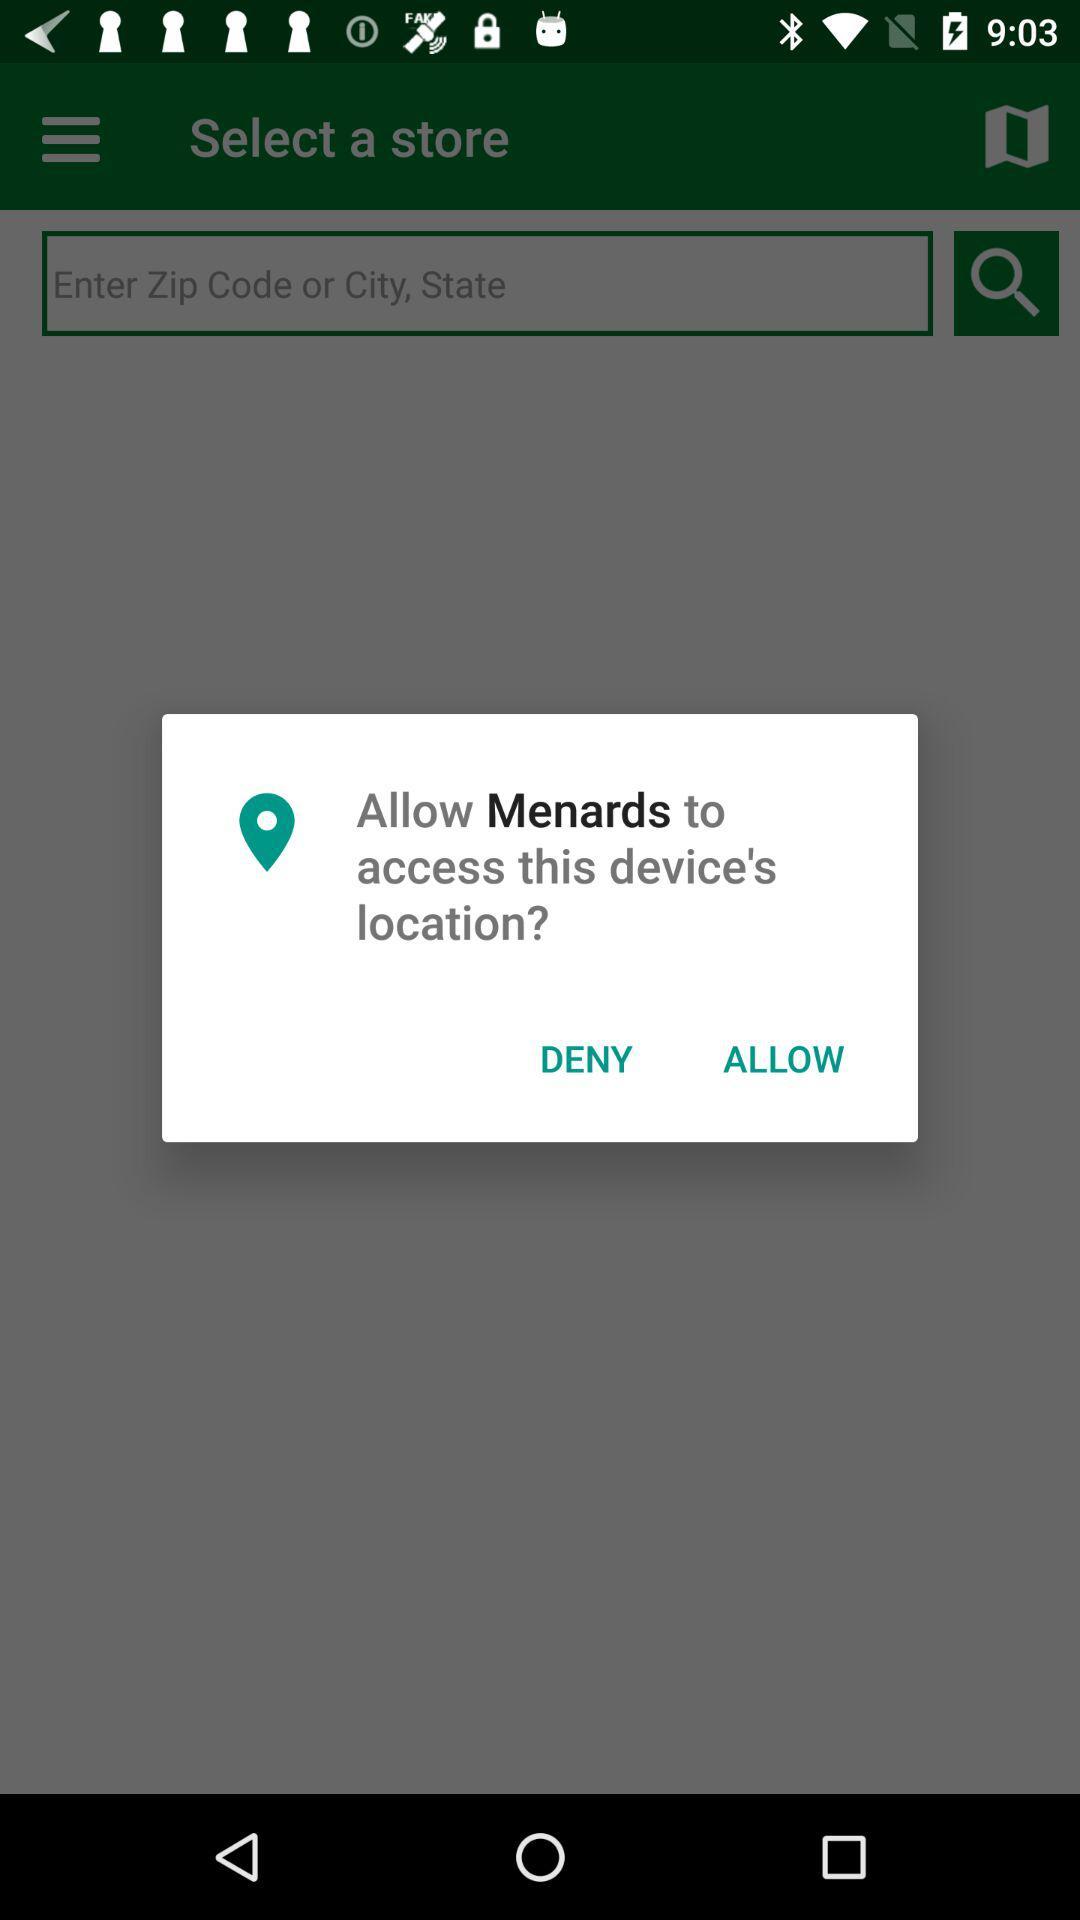 Image resolution: width=1080 pixels, height=1920 pixels. Describe the element at coordinates (72, 135) in the screenshot. I see `menu options` at that location.